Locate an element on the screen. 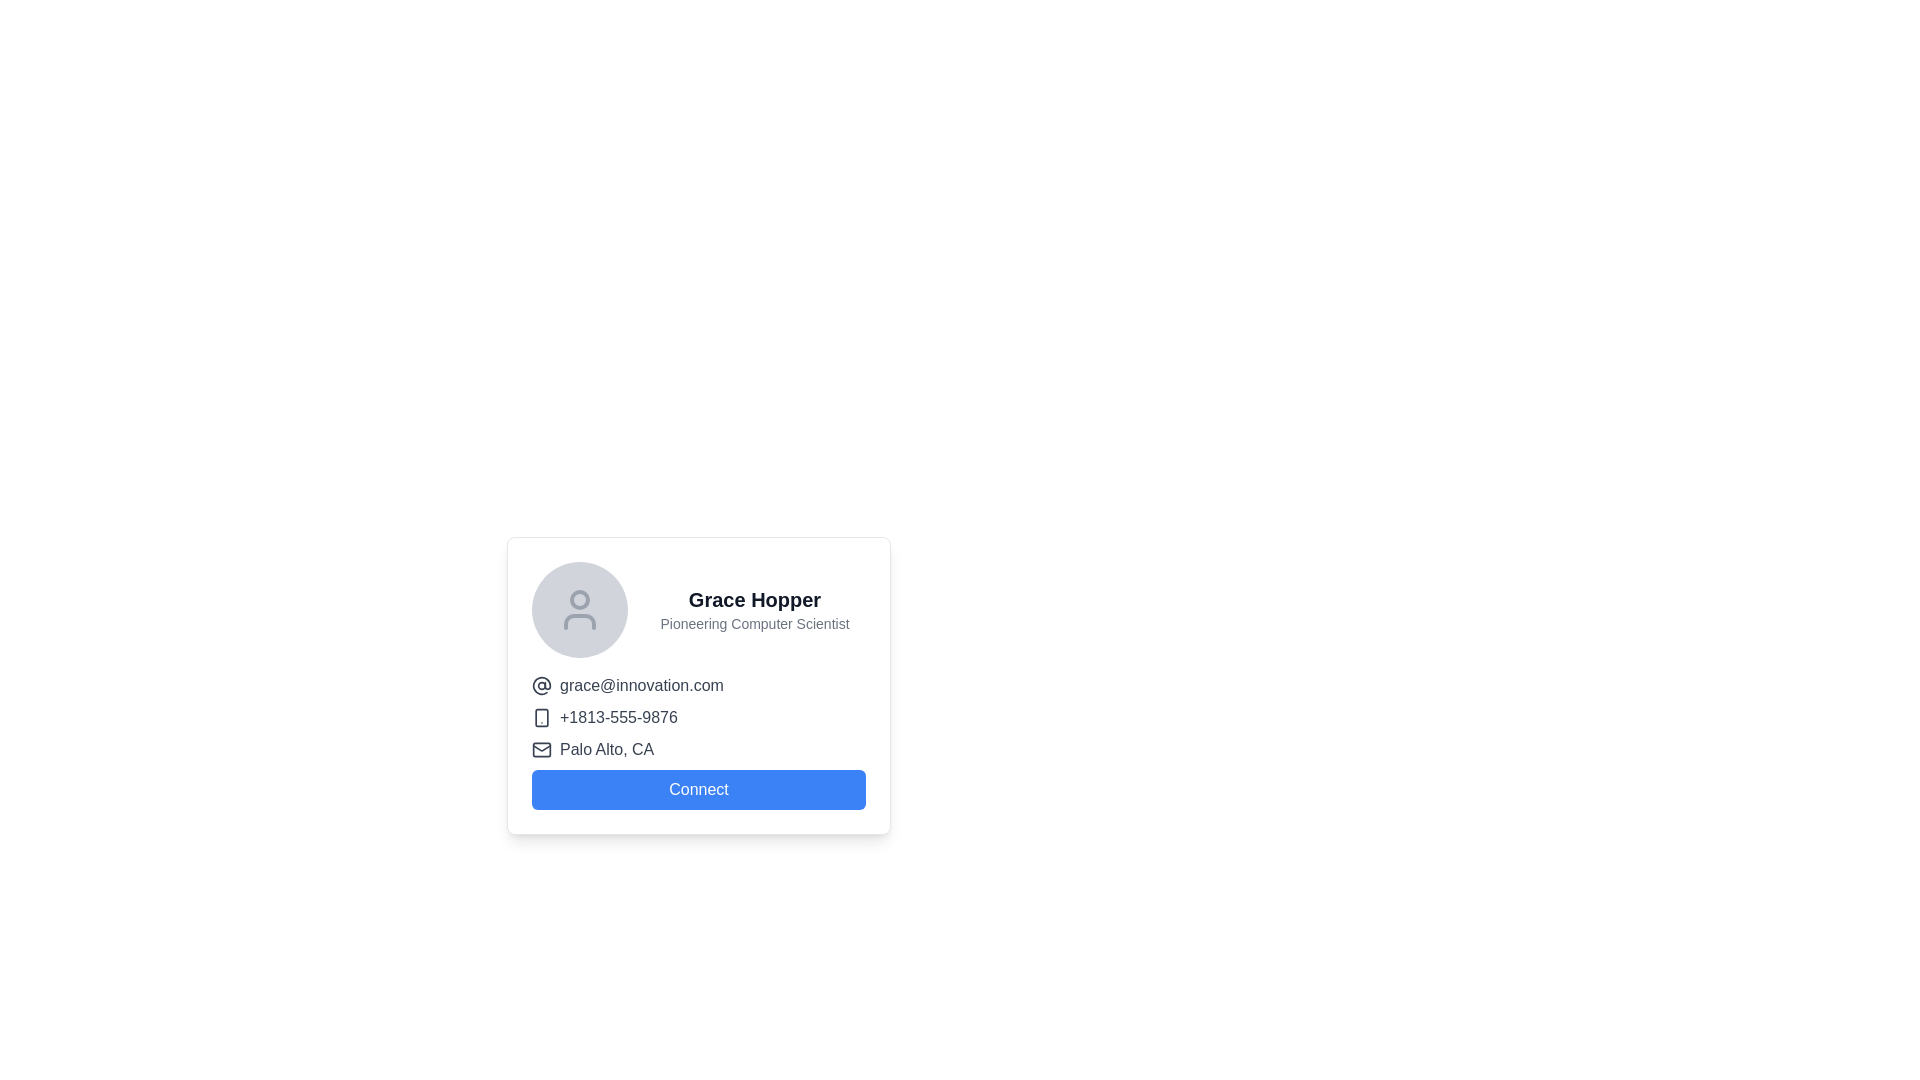  the phone icon that indicates the phone number '+1813-555-9876', which is positioned in the third row of contact information is located at coordinates (542, 716).